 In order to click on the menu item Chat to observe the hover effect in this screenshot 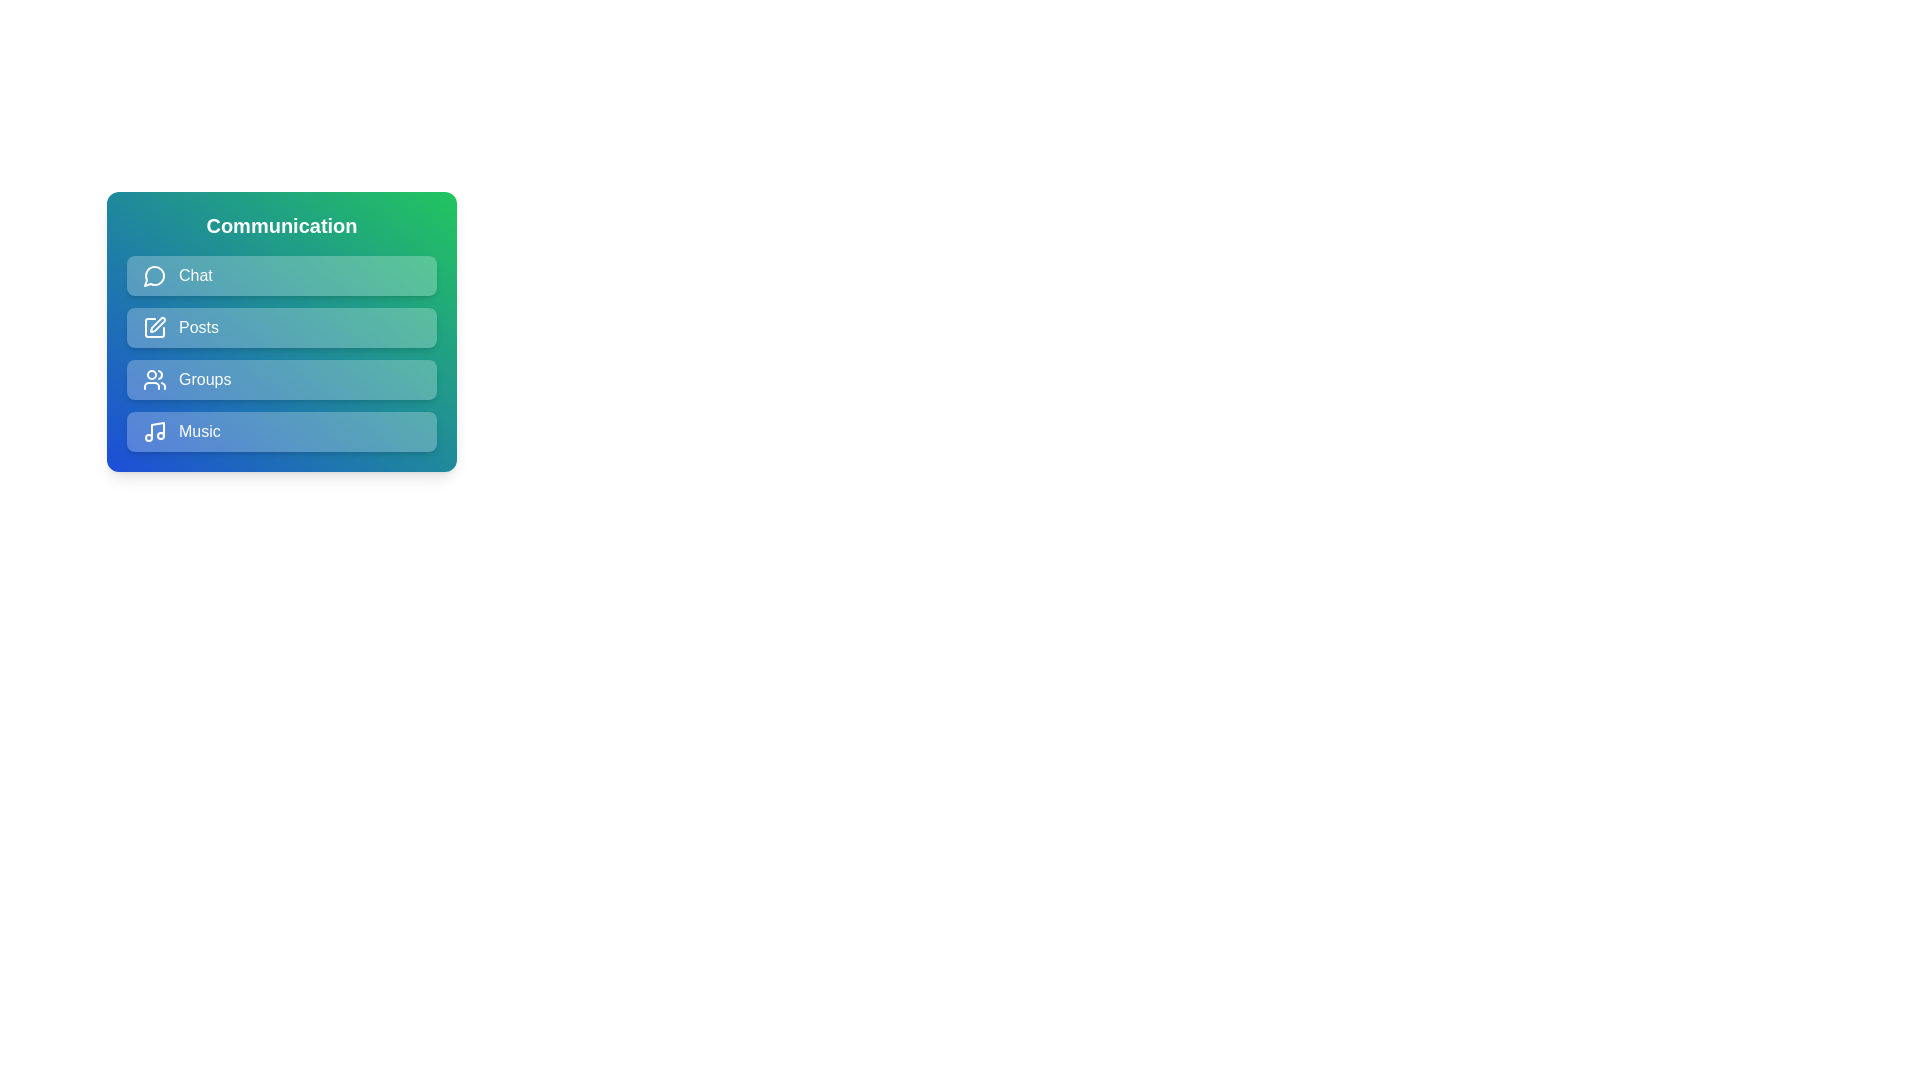, I will do `click(281, 276)`.